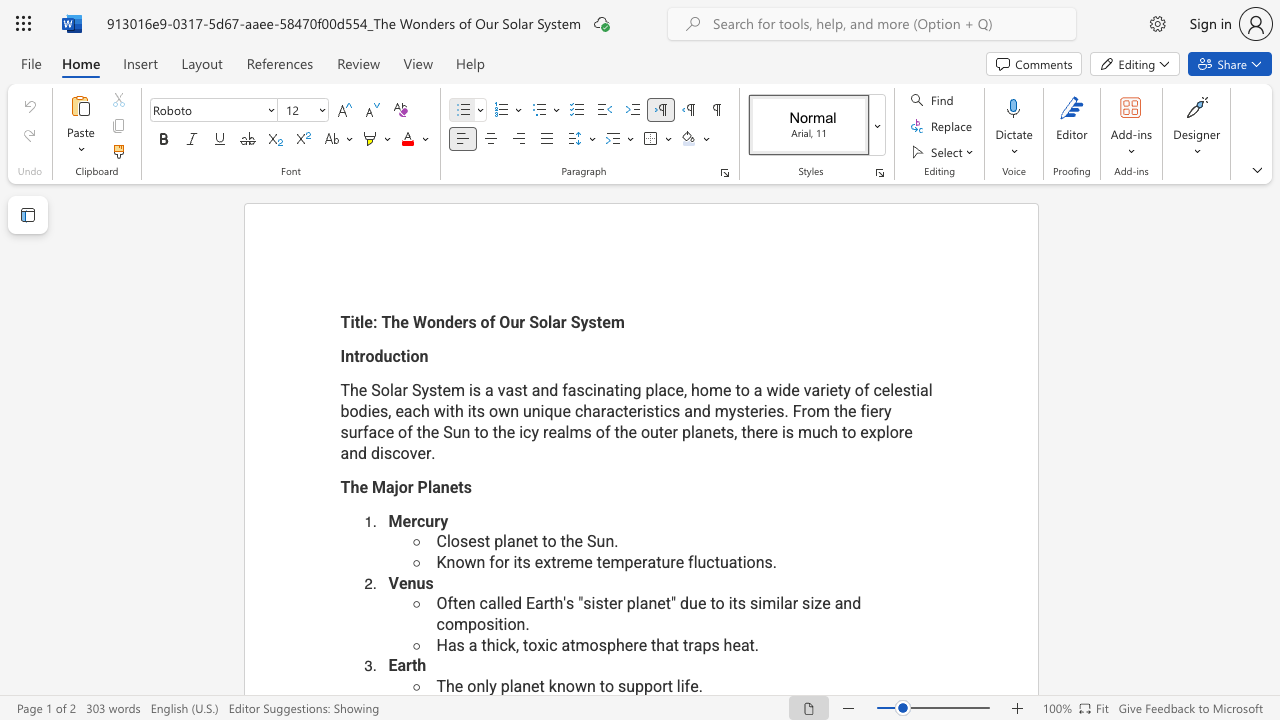 This screenshot has height=720, width=1280. Describe the element at coordinates (660, 645) in the screenshot. I see `the 3th character "h" in the text` at that location.